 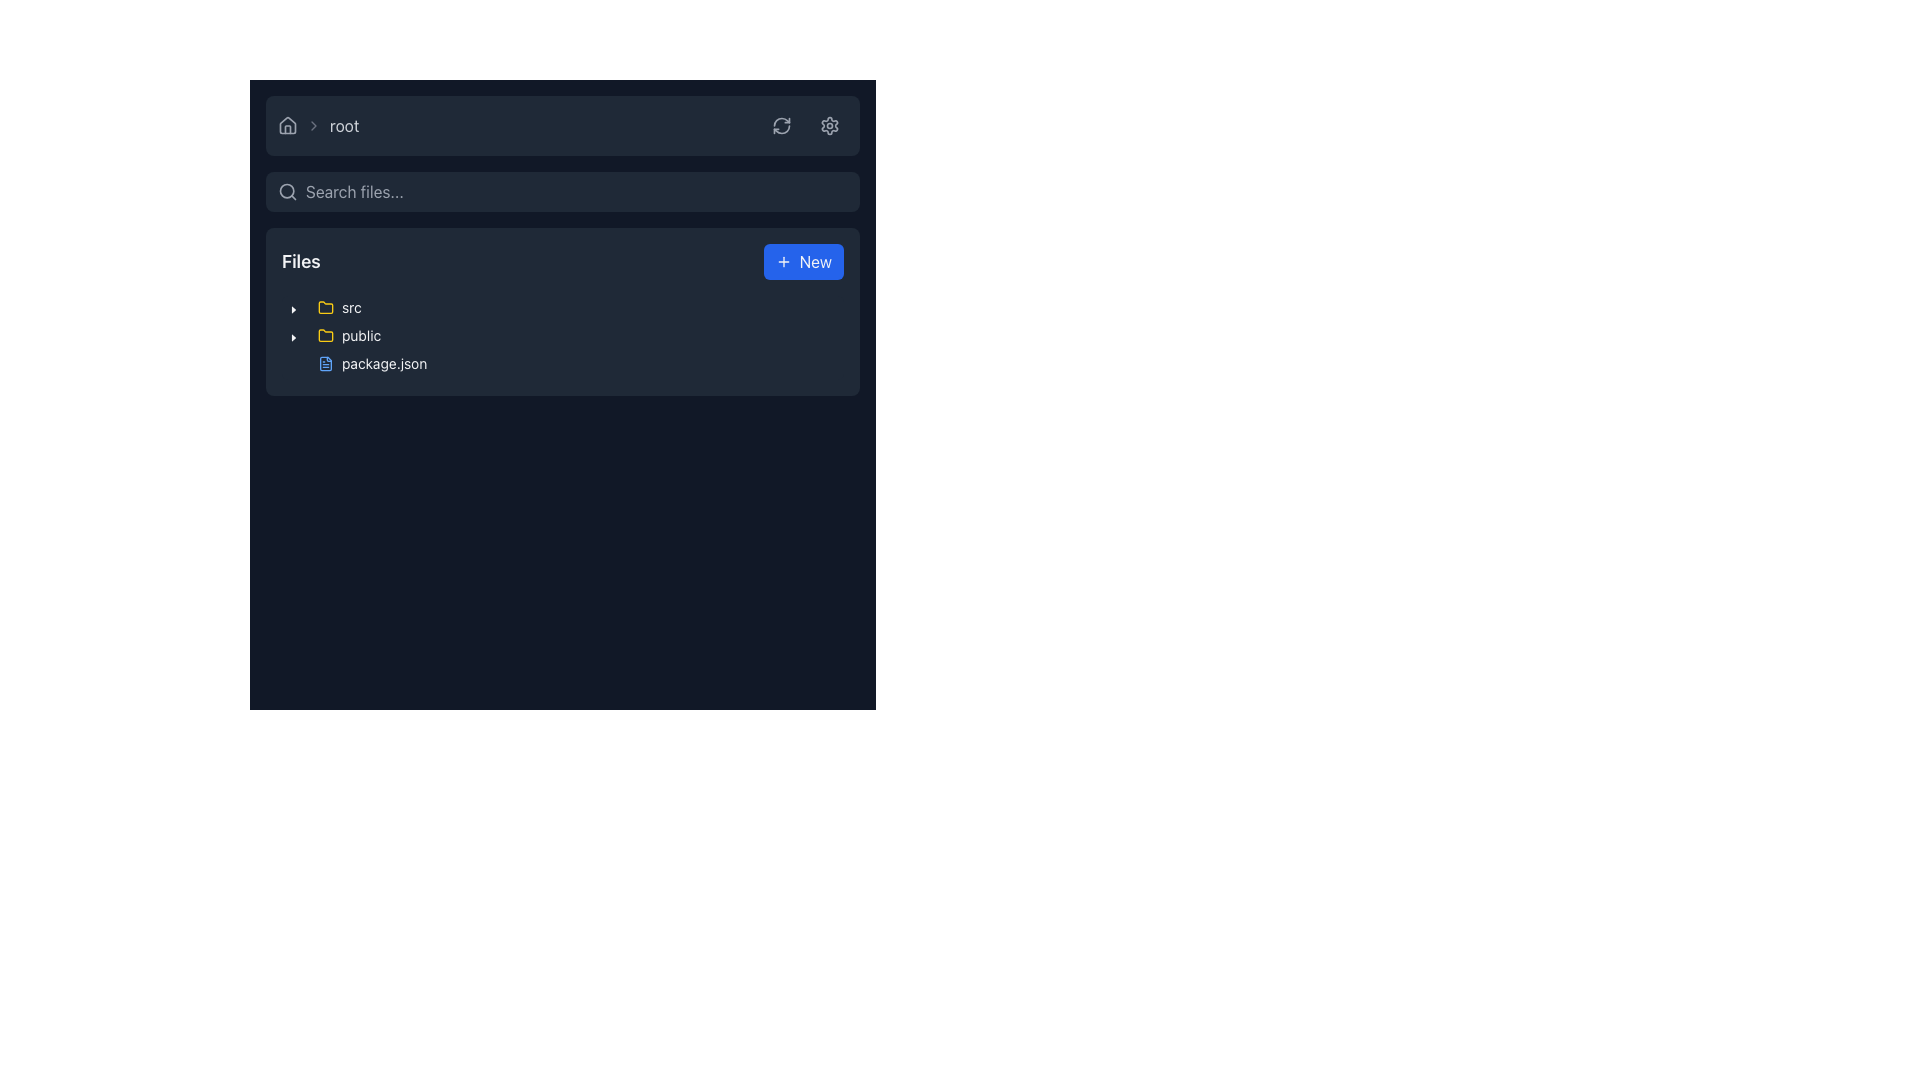 What do you see at coordinates (372, 363) in the screenshot?
I see `the list item displaying the text 'package.json' with a blue file icon` at bounding box center [372, 363].